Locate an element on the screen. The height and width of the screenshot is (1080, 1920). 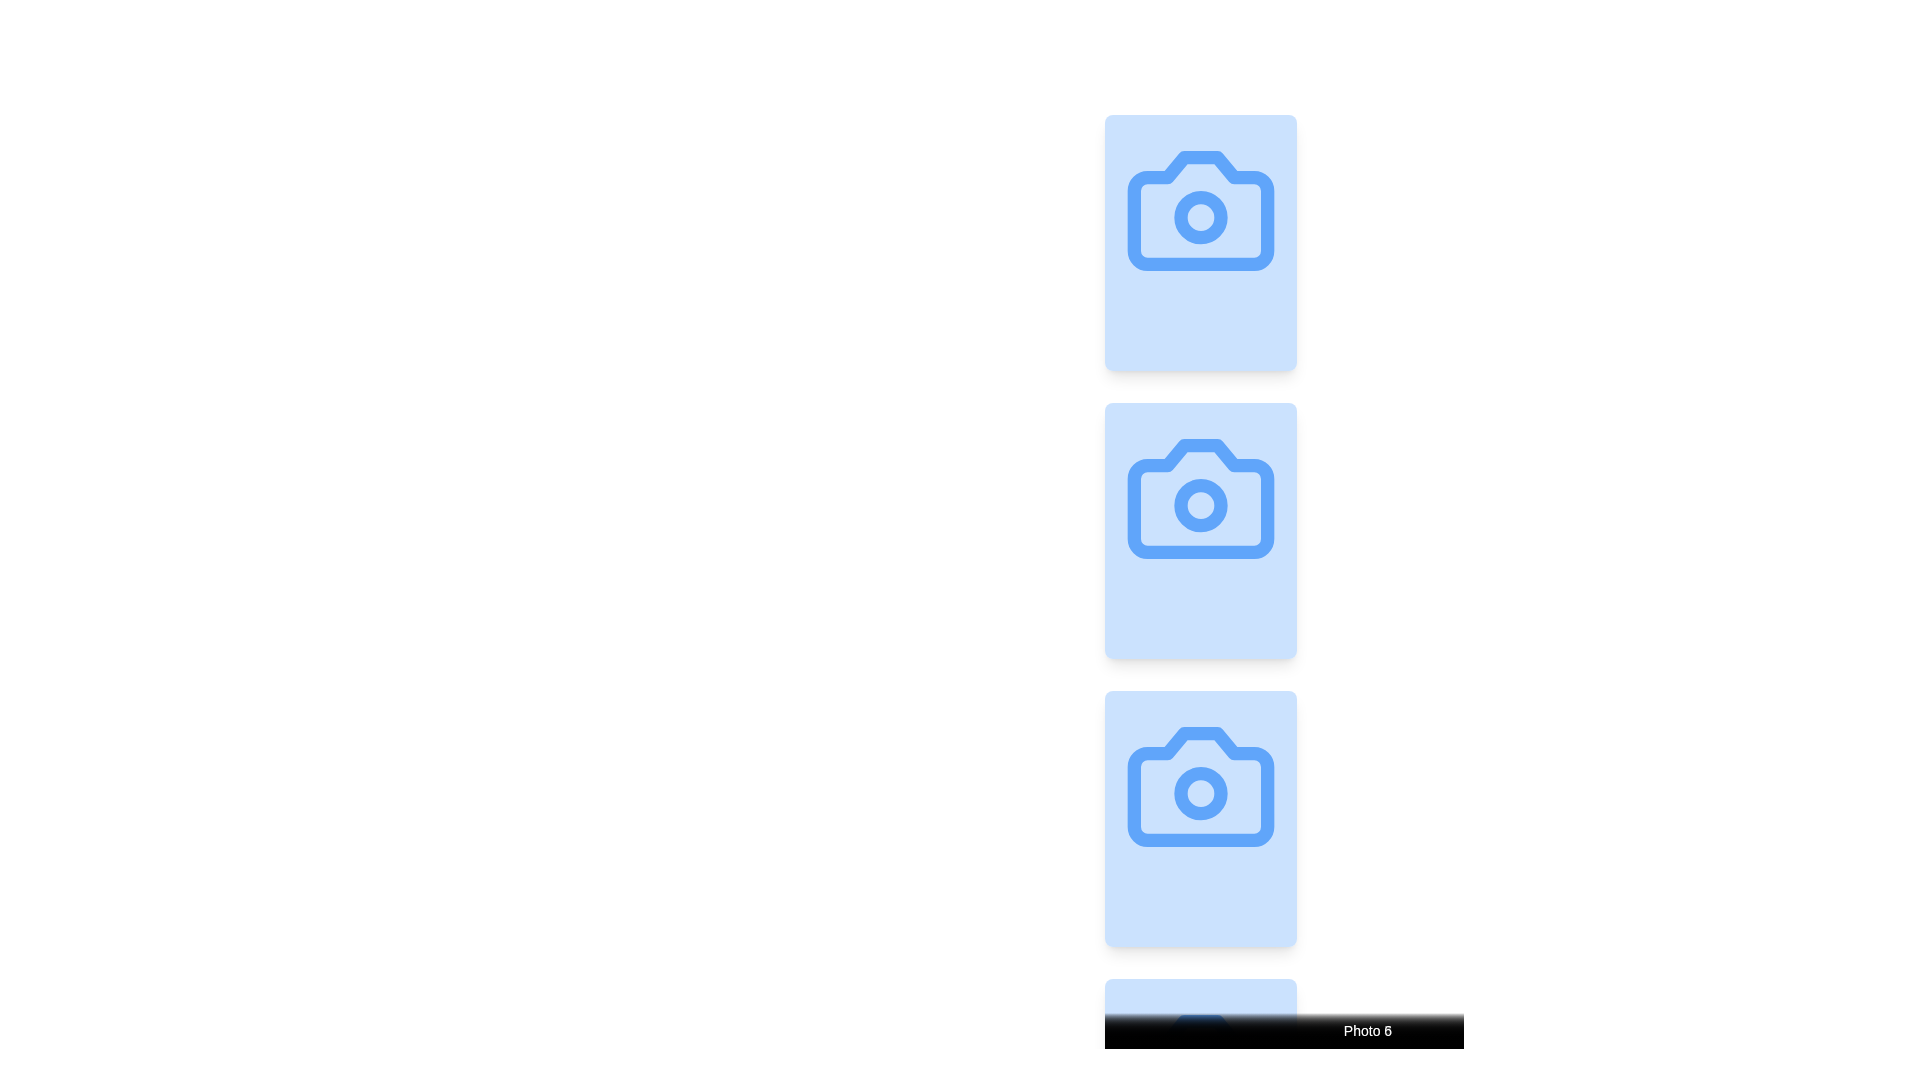
the smaller circular part of the camera icon, which symbolizes the camera lens in the second camera illustration in a vertical sequence of three icons is located at coordinates (1200, 504).